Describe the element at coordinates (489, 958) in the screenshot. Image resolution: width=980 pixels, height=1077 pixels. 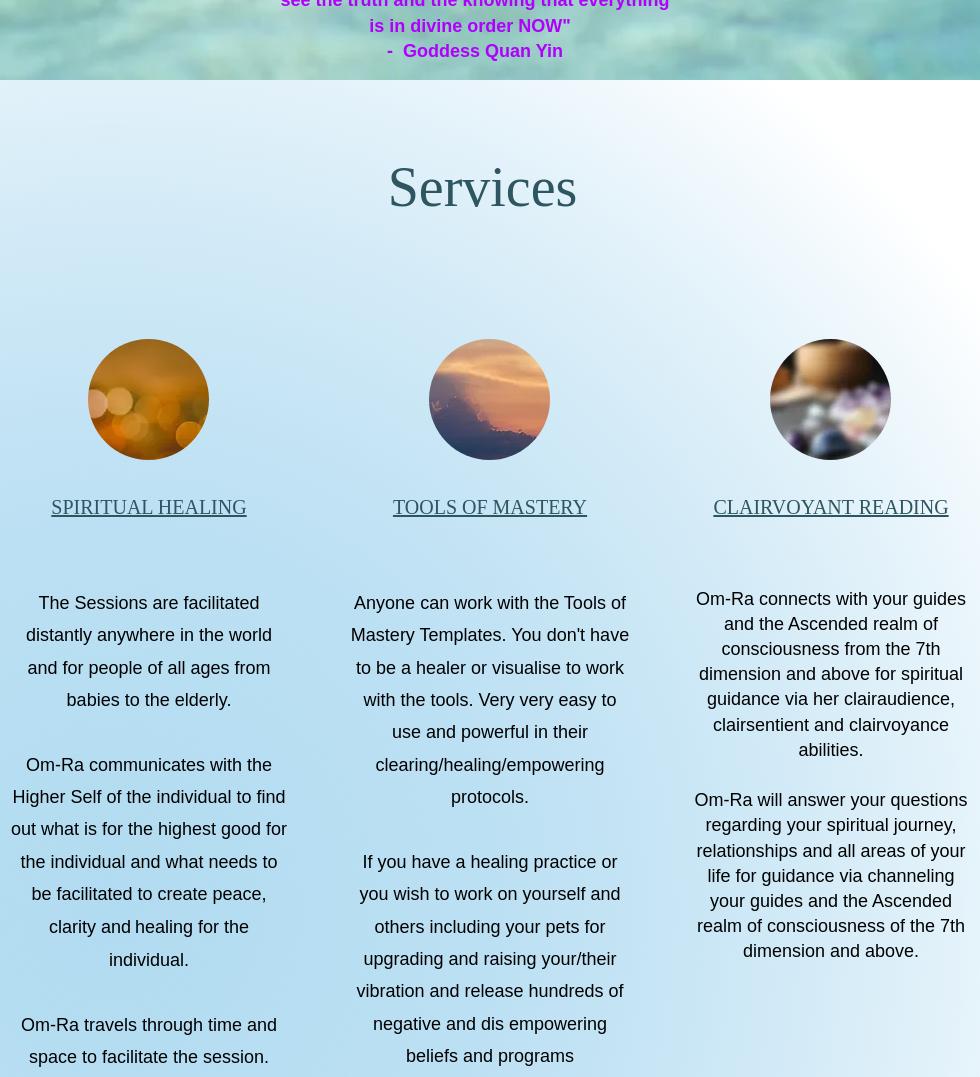
I see `'If you have a healing practice or you wish to work on yourself and others including your pets for upgrading and raising your/their vibration and release hundreds of negative and dis empowering beliefs and programs'` at that location.